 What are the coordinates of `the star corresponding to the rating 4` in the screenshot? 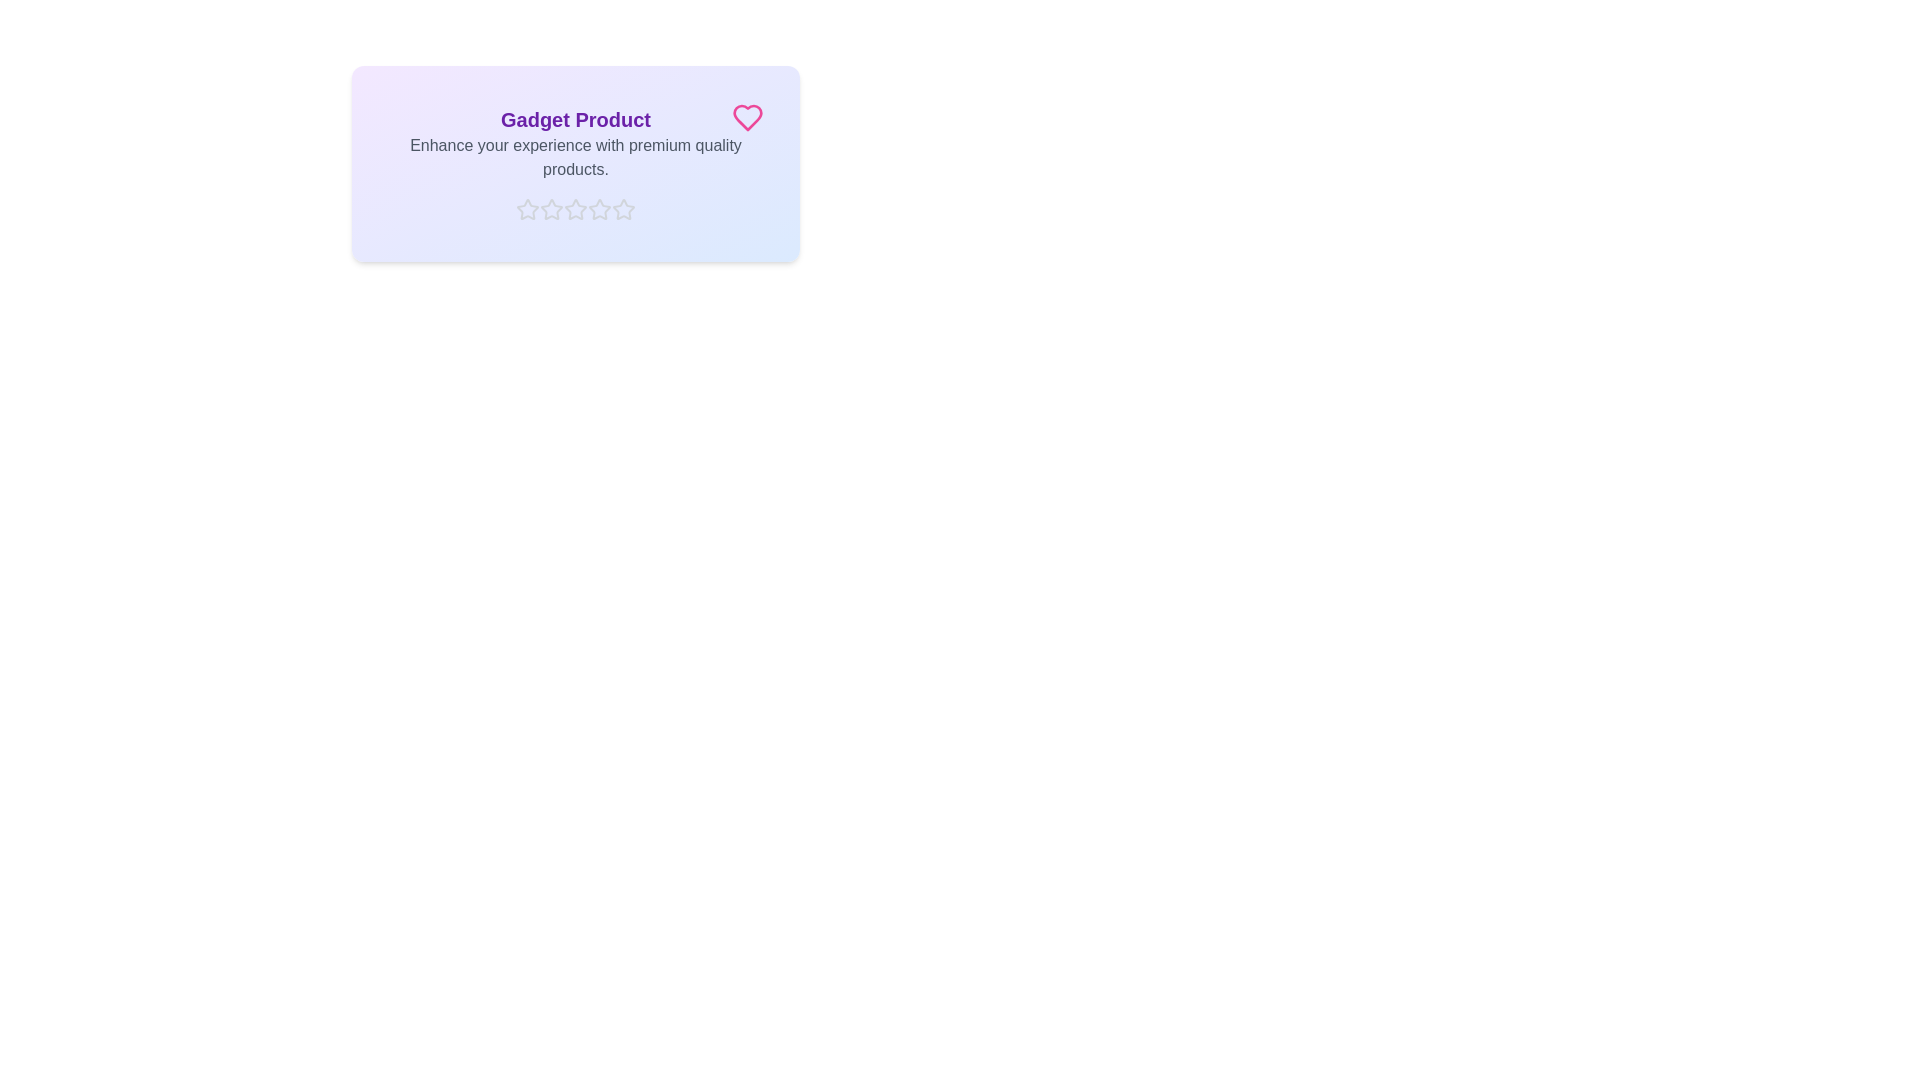 It's located at (599, 209).